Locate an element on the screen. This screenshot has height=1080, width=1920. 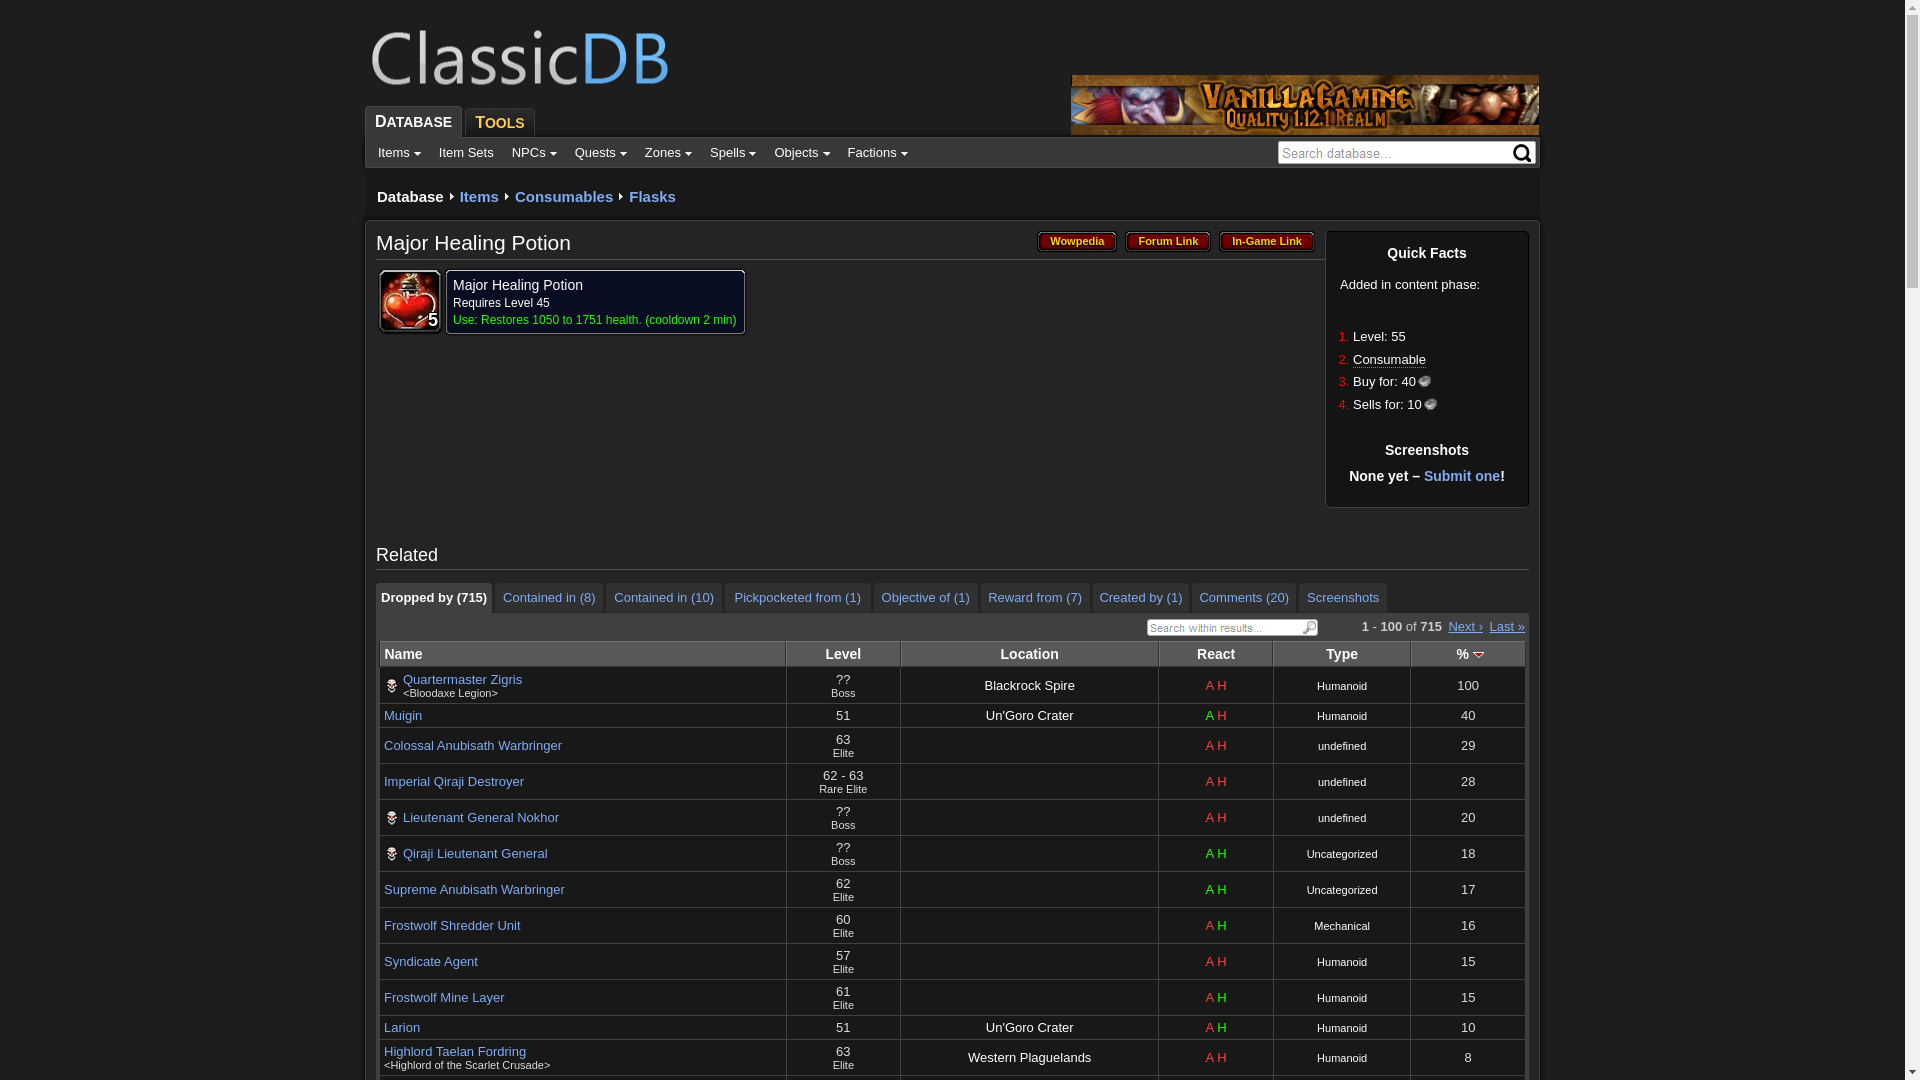
'Pickpocketed from (1)' is located at coordinates (796, 596).